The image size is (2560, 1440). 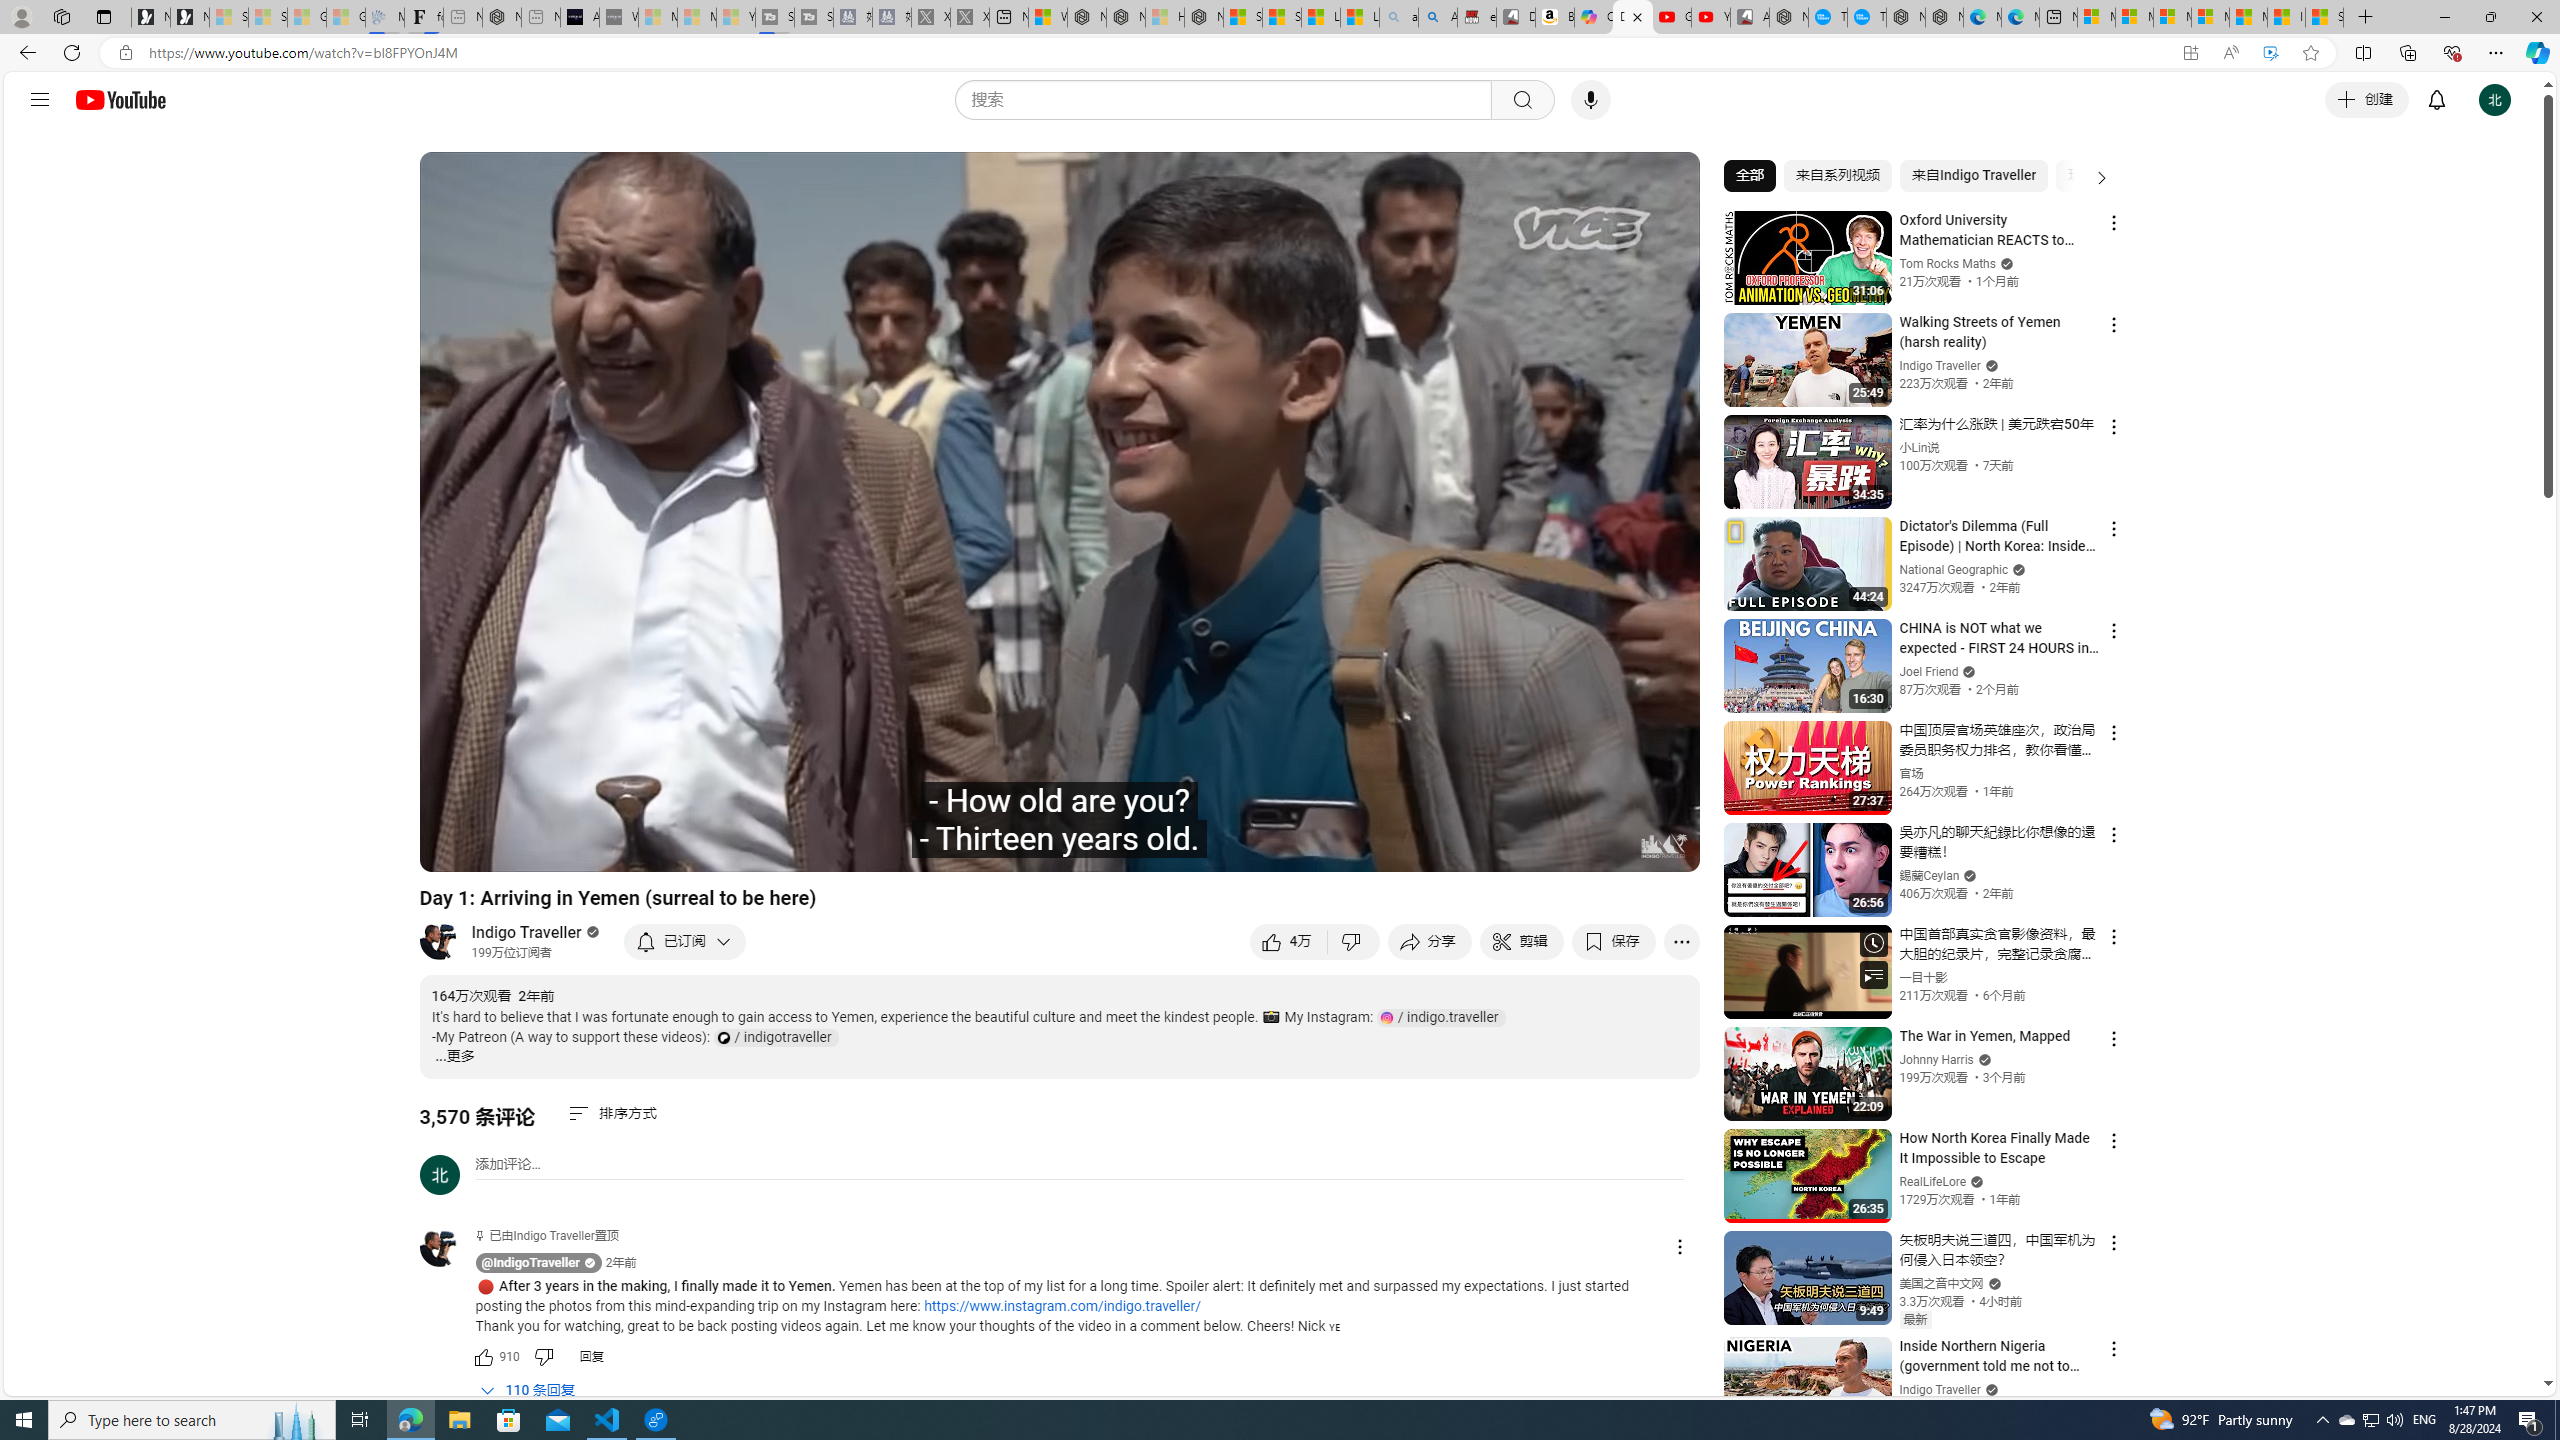 I want to click on 'Microsoft Start - Sleeping', so click(x=696, y=16).